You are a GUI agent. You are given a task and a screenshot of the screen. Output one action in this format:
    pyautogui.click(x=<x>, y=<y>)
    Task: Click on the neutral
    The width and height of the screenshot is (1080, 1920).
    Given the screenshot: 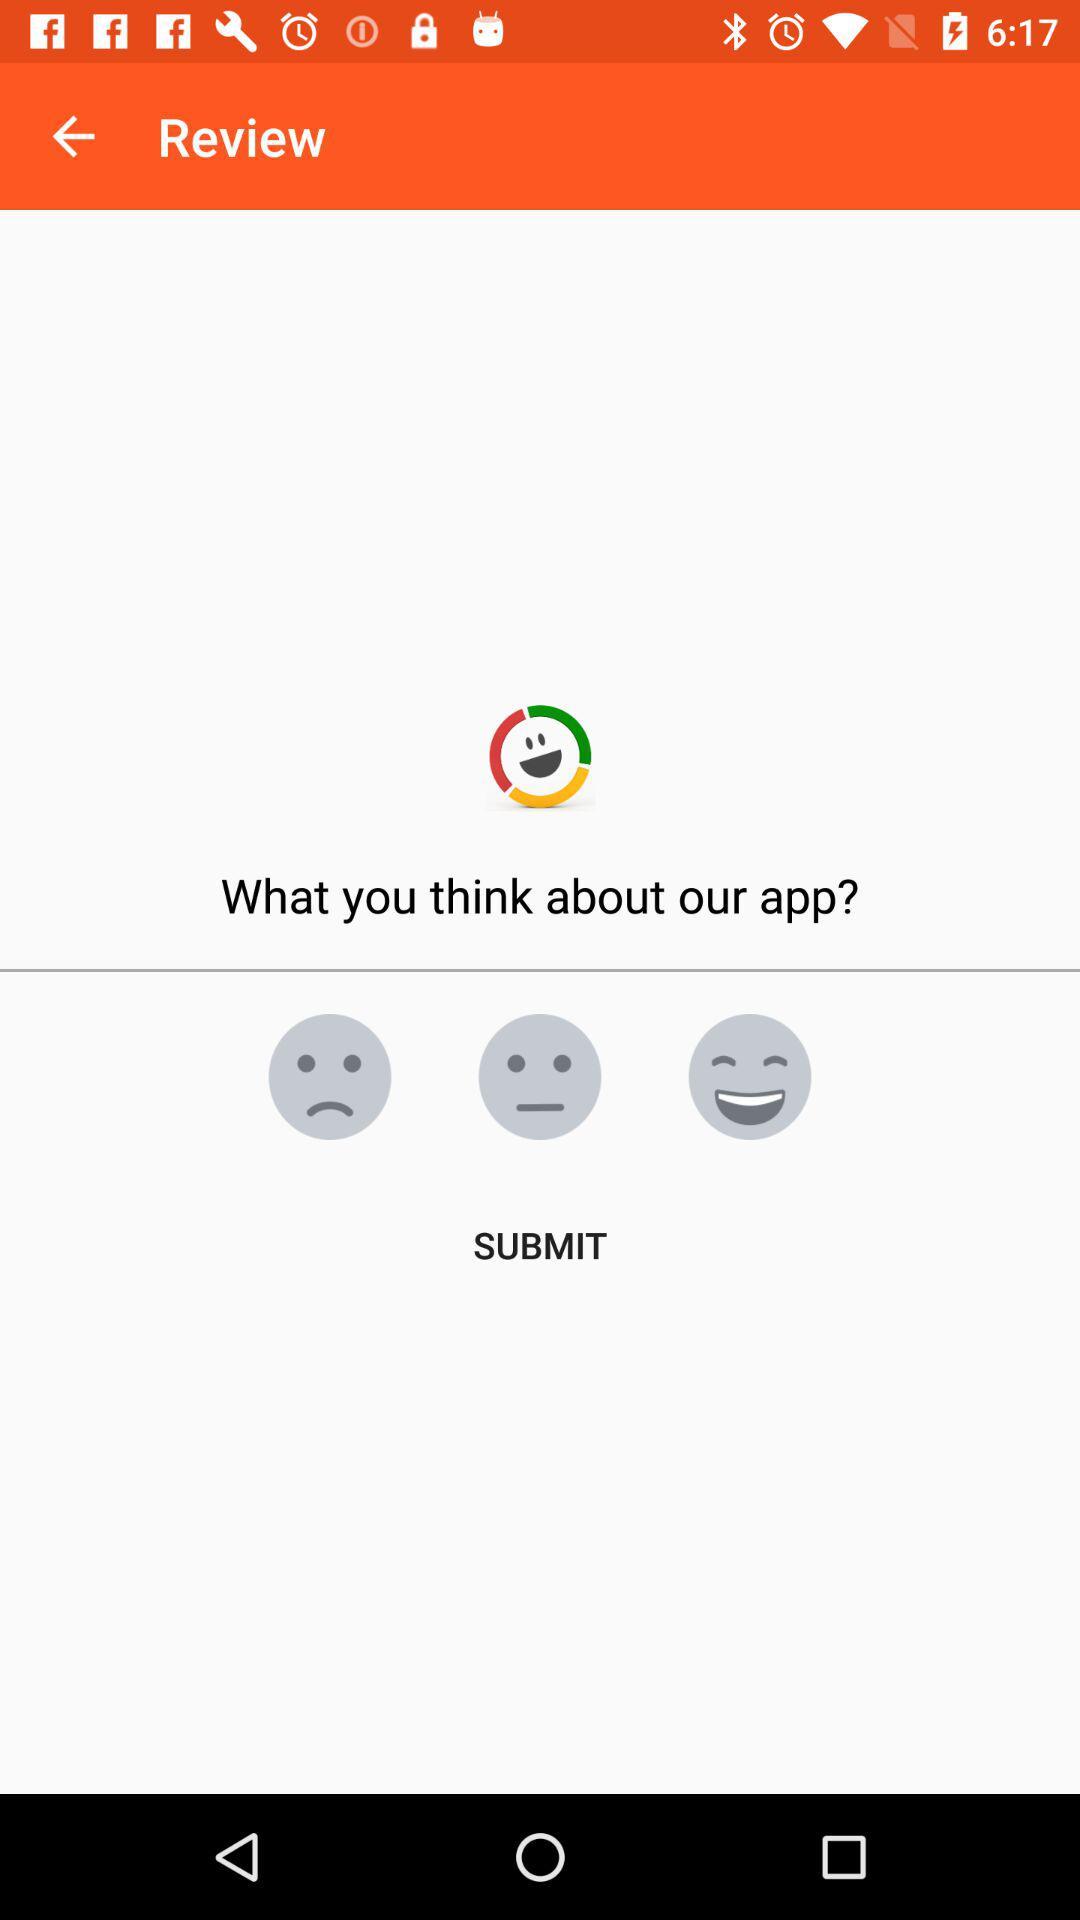 What is the action you would take?
    pyautogui.click(x=540, y=1075)
    